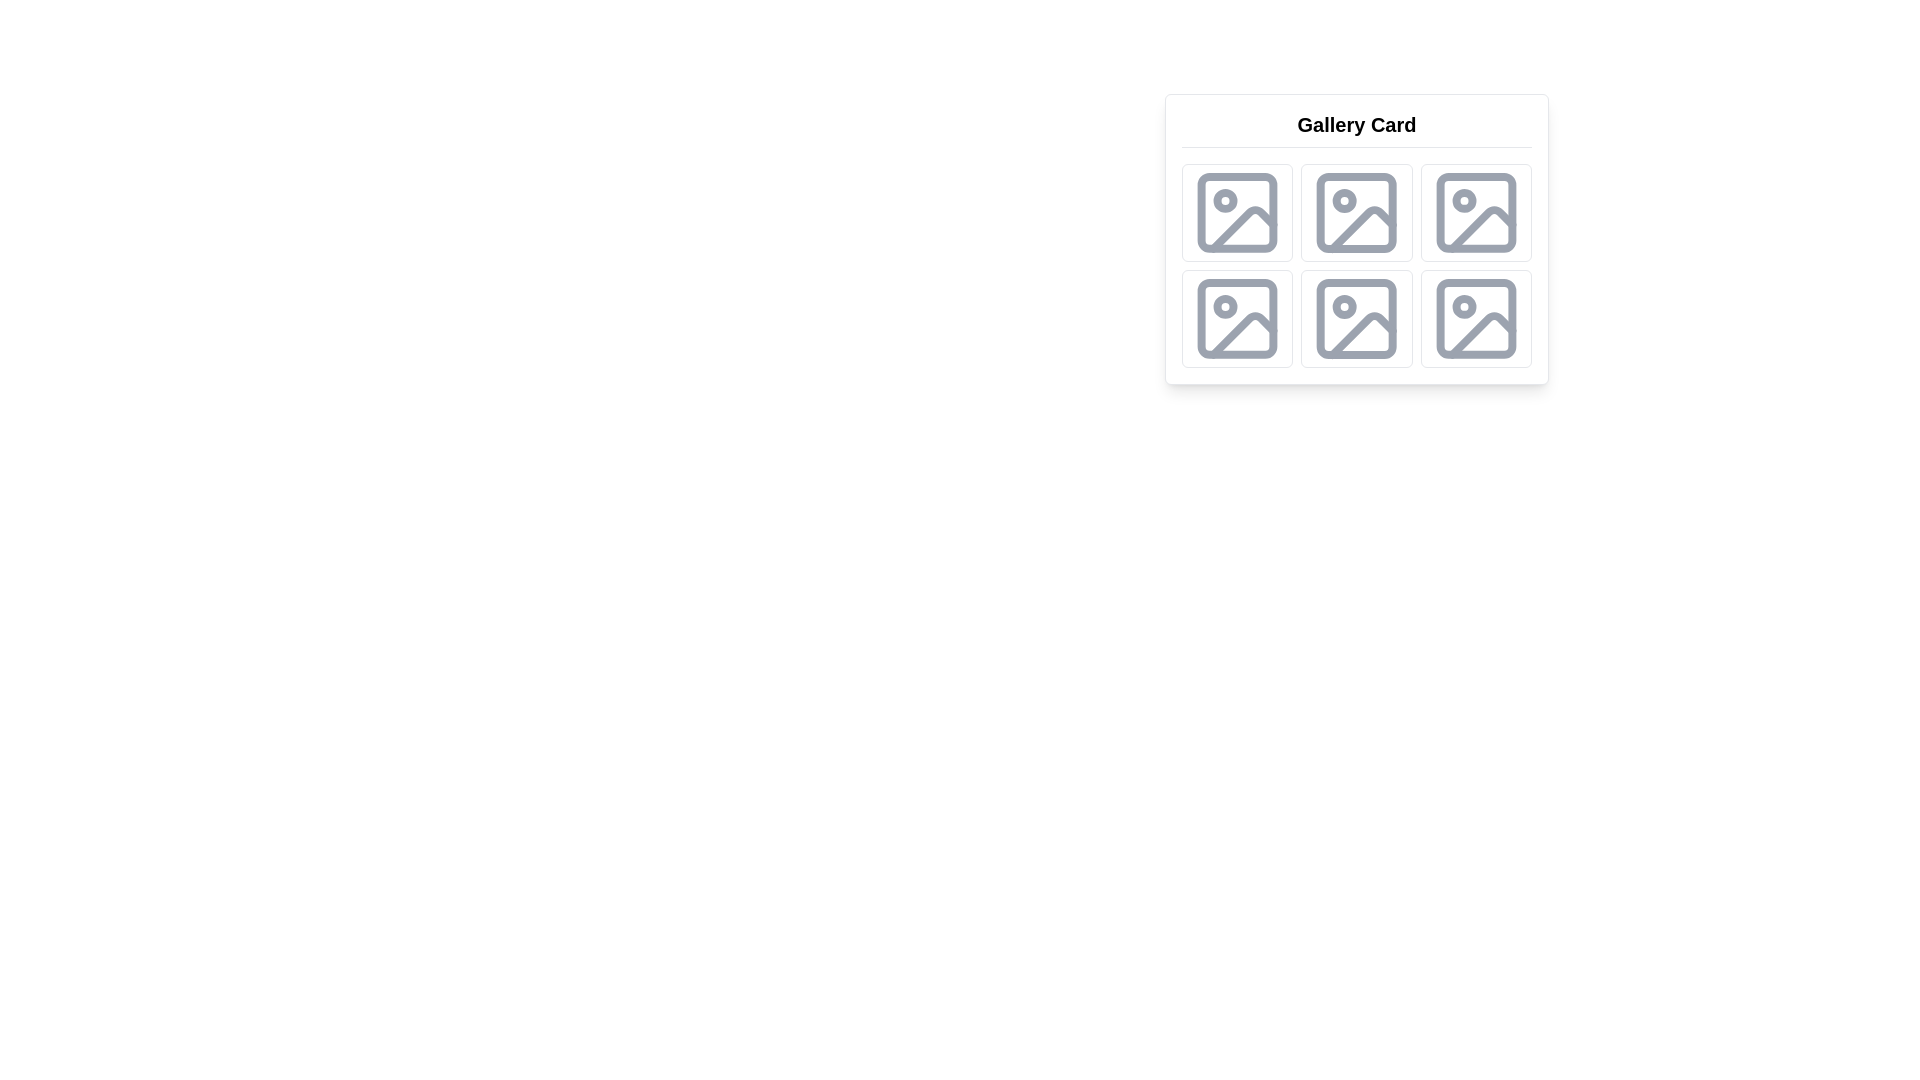 The height and width of the screenshot is (1080, 1920). I want to click on the SVG icon representing an image placeholder with a rectangular frame and stylized mountain-like shape in the 'Gallery Card' interface to observe the color change from light gray to blue, so click(1236, 212).